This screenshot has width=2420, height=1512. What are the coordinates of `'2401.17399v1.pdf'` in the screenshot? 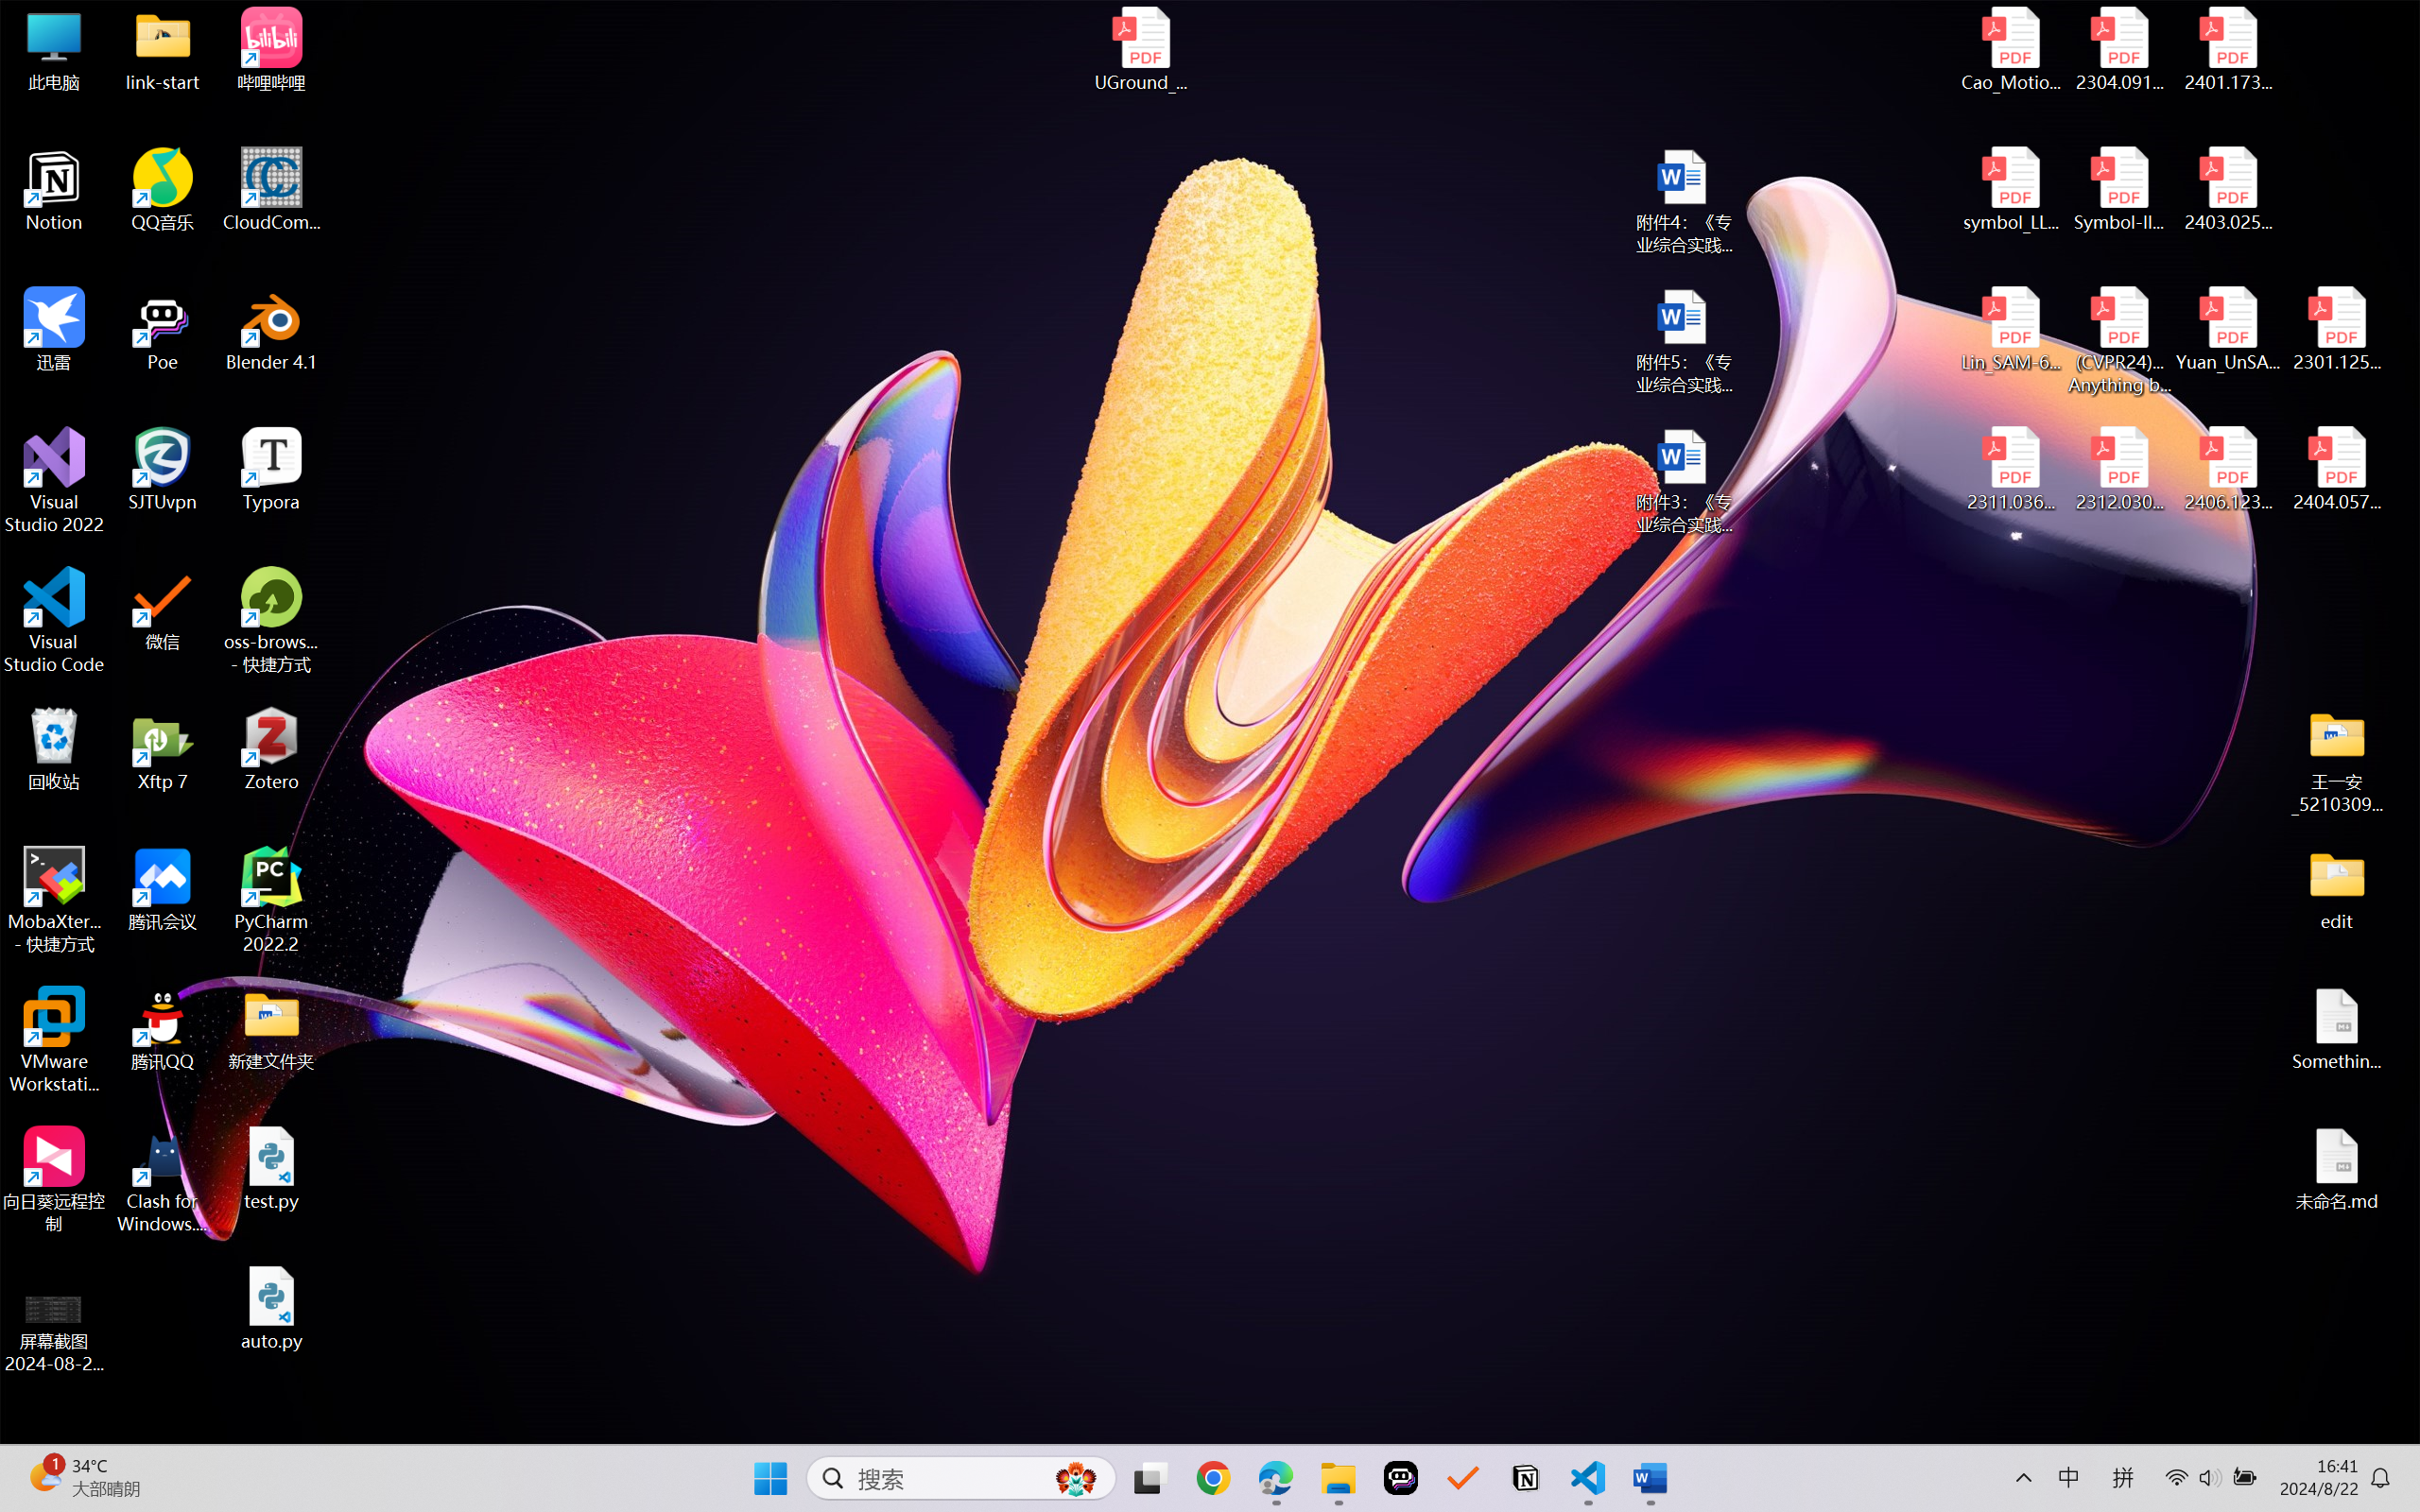 It's located at (2226, 49).